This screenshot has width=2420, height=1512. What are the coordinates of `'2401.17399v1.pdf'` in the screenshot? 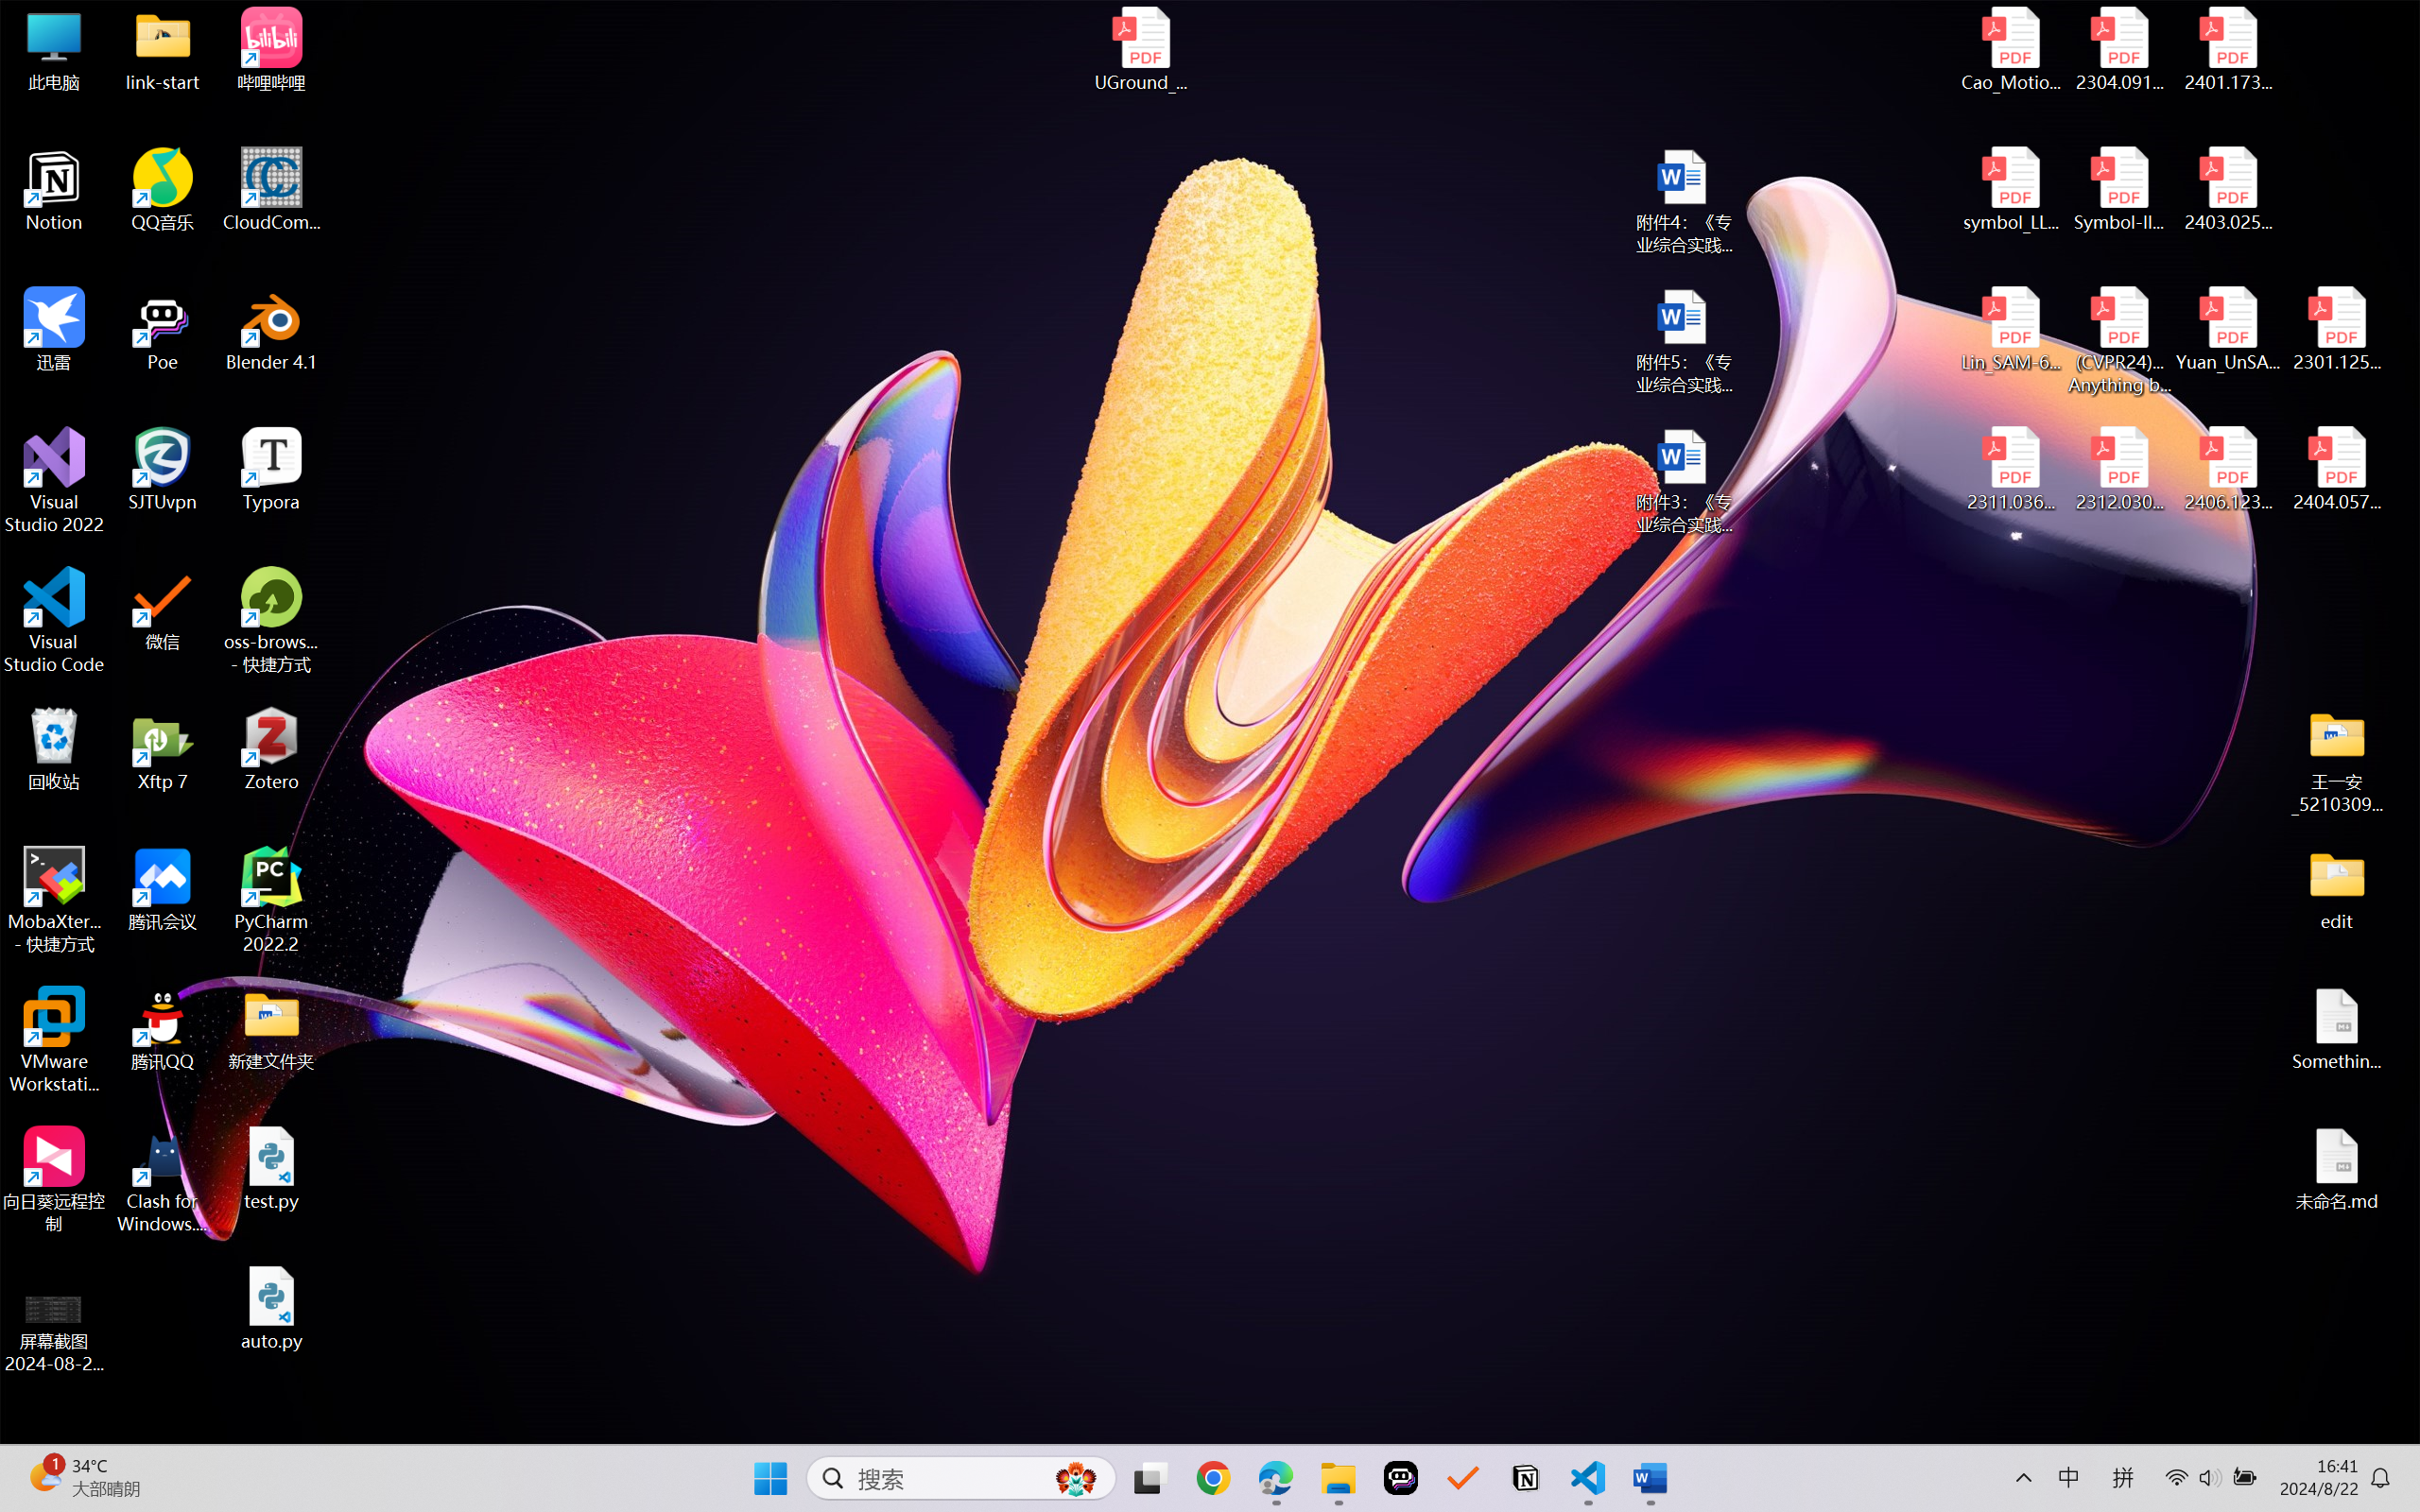 It's located at (2226, 49).